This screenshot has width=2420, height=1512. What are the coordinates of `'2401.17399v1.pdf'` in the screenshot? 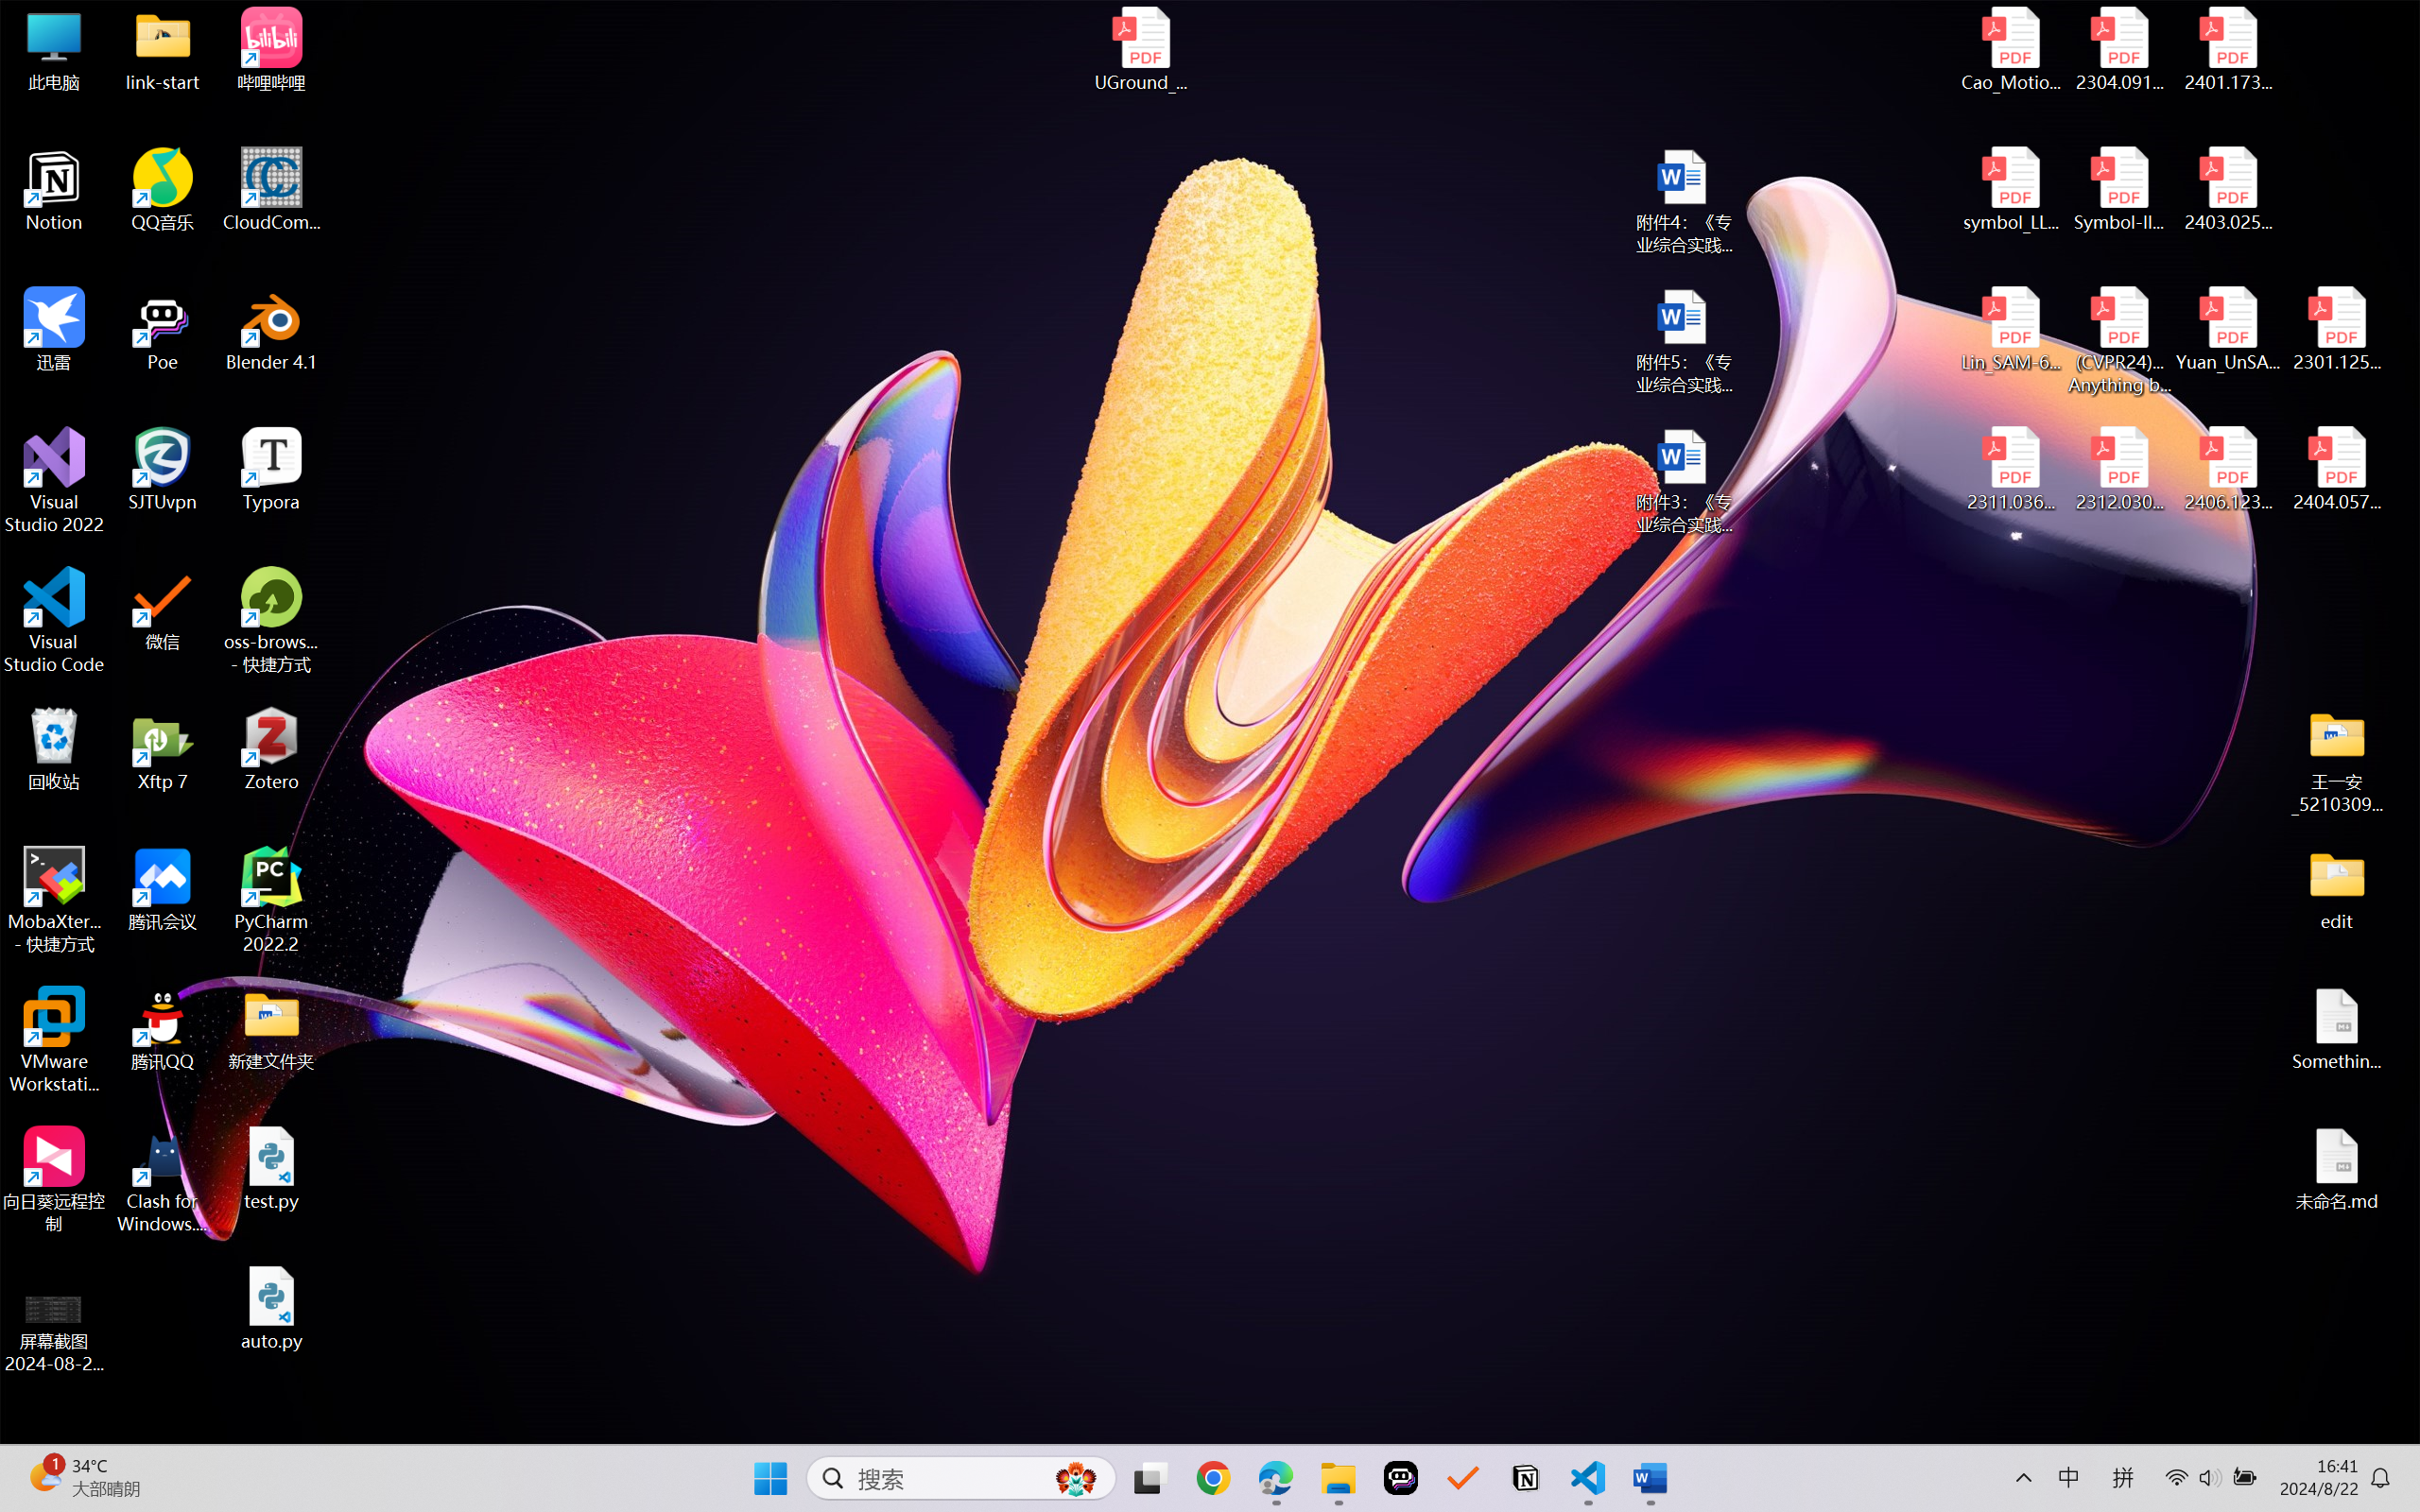 It's located at (2226, 49).